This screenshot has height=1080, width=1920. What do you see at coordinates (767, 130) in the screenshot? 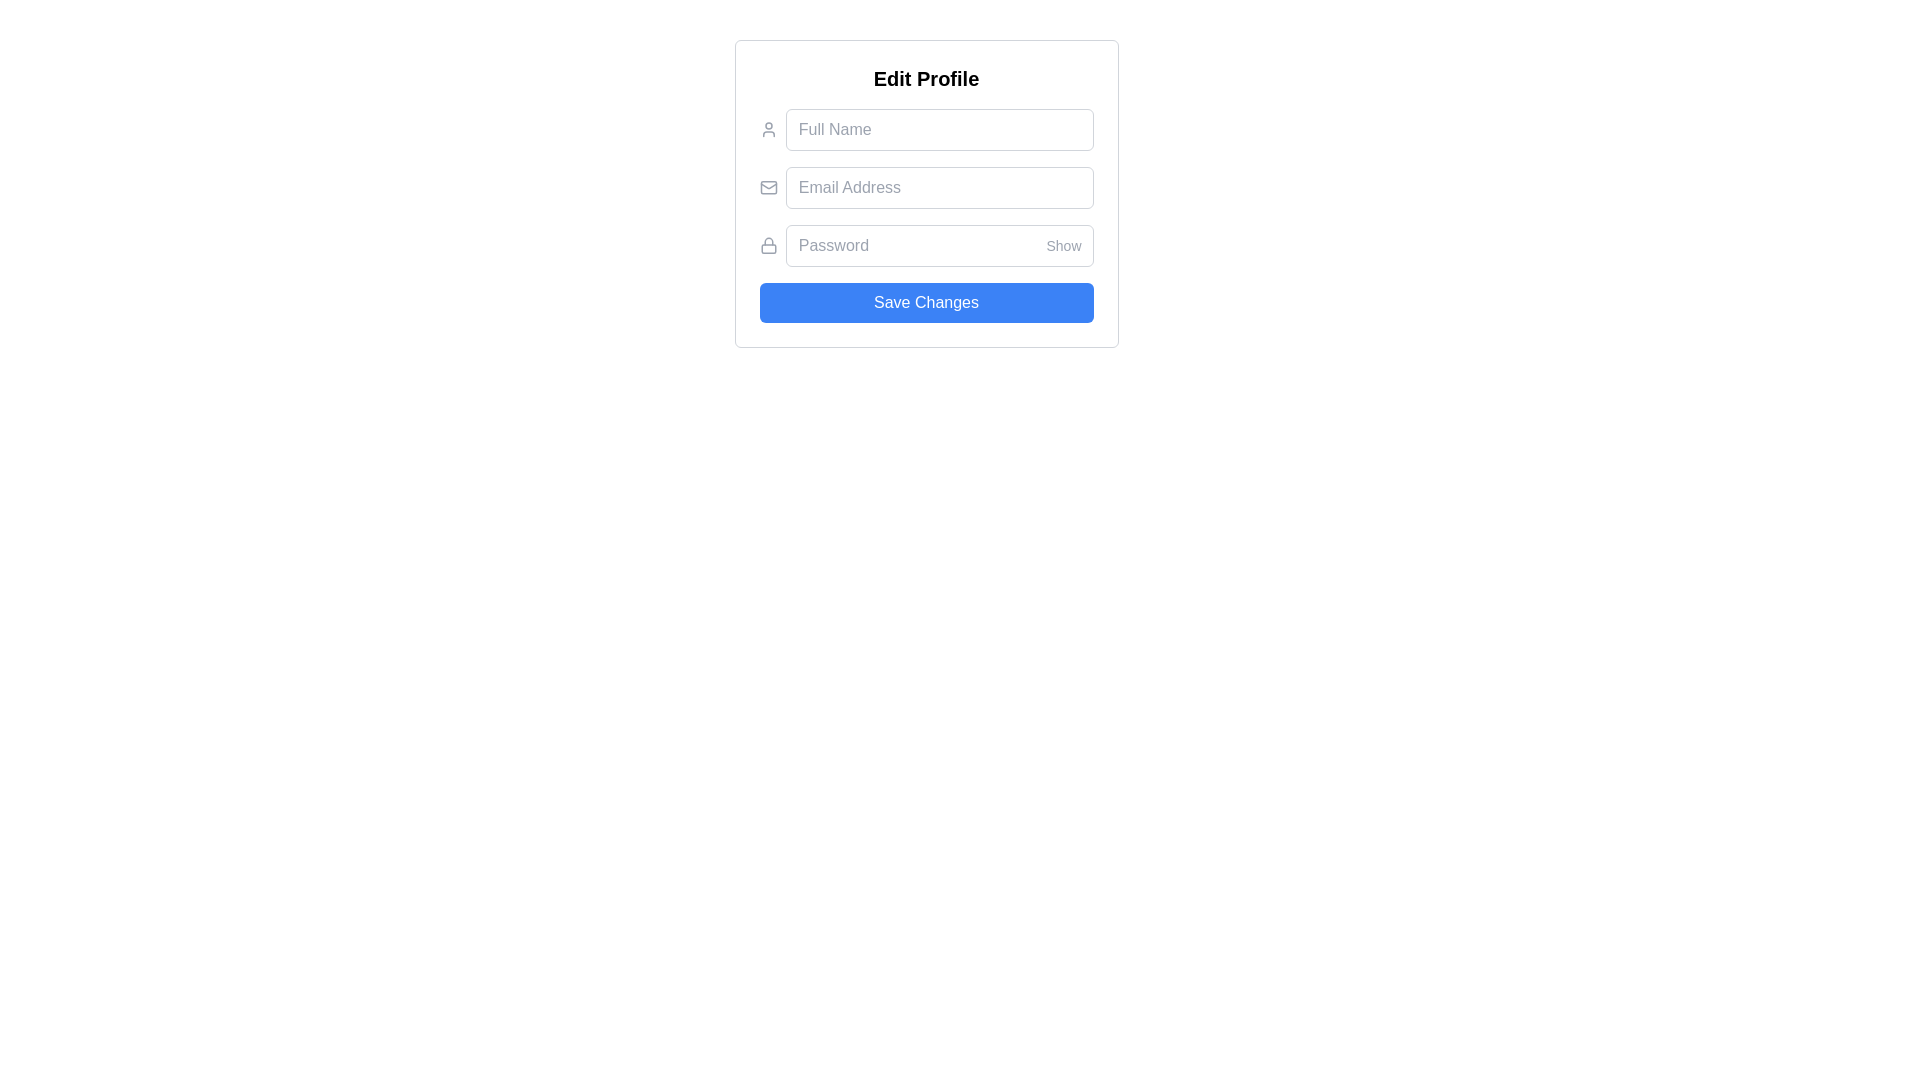
I see `the icon that visually indicates the context of the 'Full Name' input field, located at the top left of the form` at bounding box center [767, 130].